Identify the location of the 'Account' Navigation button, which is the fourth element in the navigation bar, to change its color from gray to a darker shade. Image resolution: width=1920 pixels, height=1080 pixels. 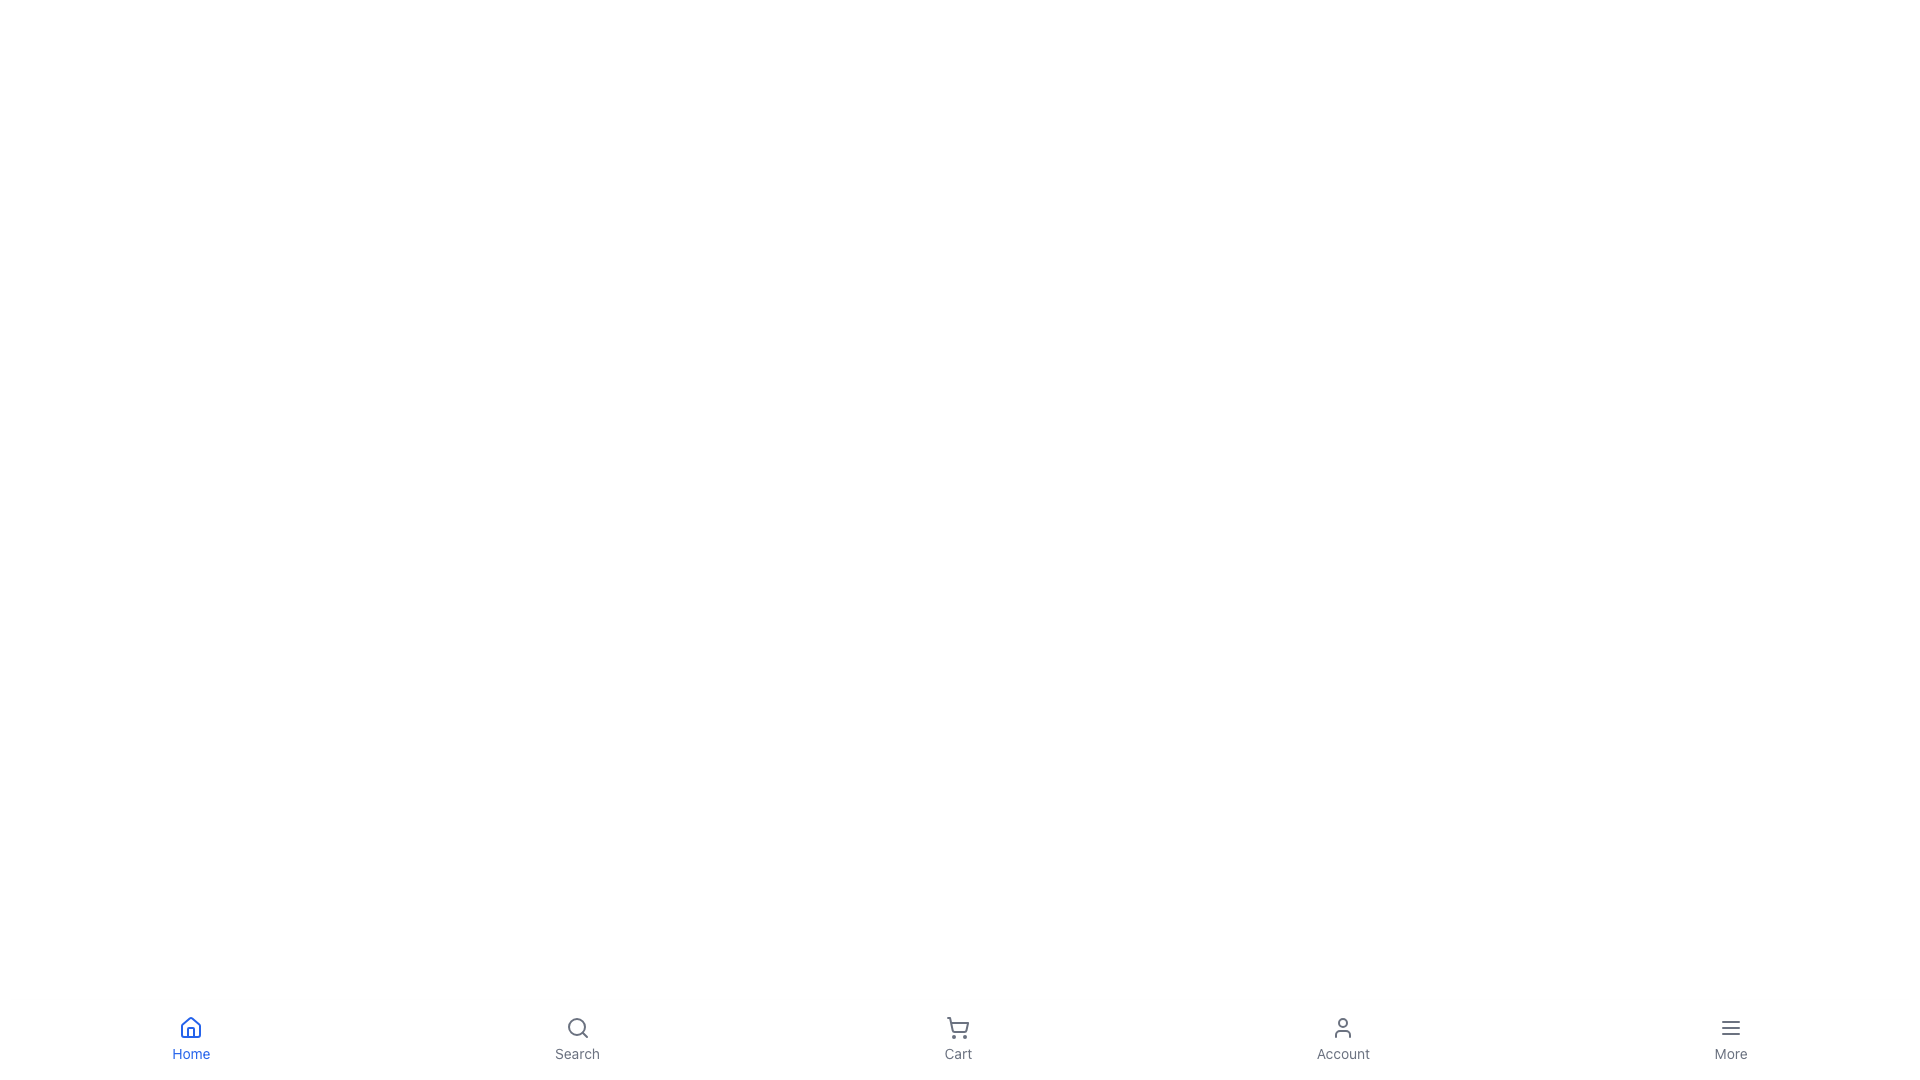
(1343, 1039).